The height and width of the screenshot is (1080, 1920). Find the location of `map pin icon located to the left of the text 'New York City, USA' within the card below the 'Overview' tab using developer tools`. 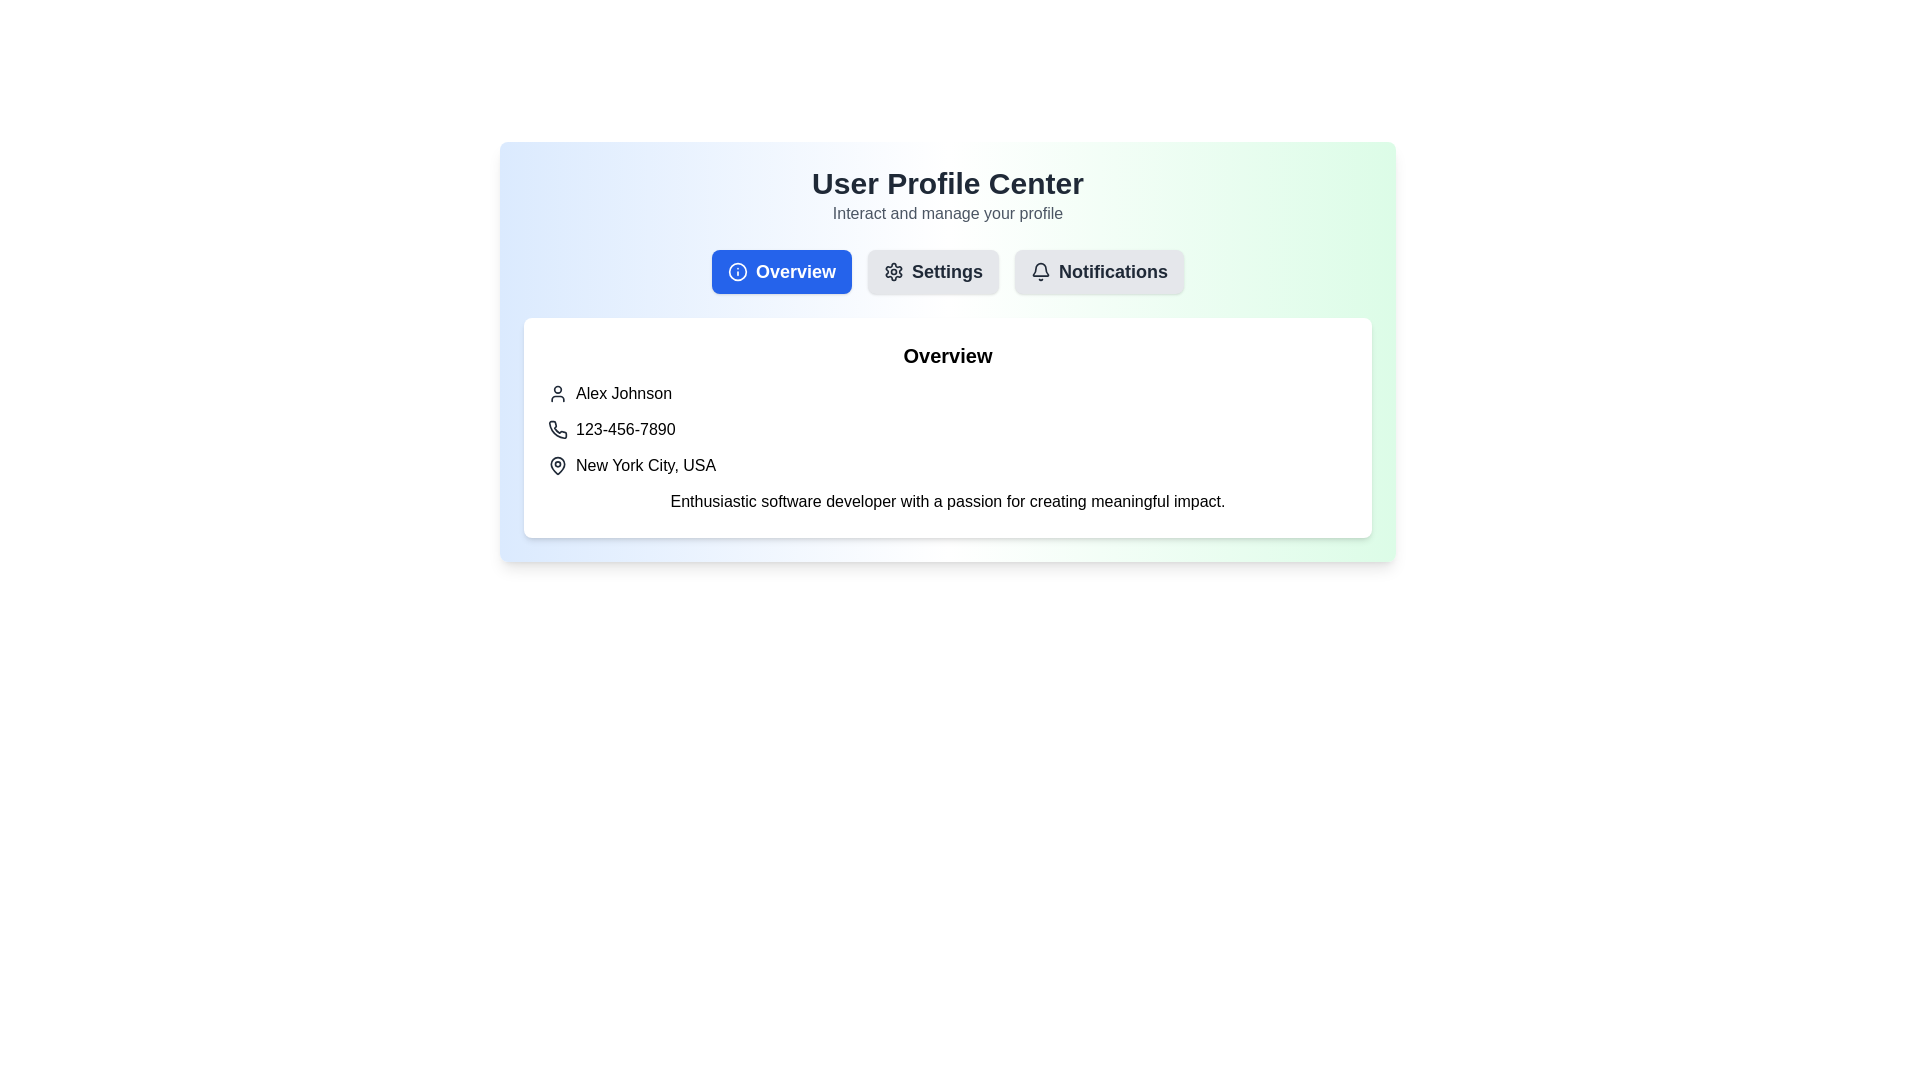

map pin icon located to the left of the text 'New York City, USA' within the card below the 'Overview' tab using developer tools is located at coordinates (557, 466).